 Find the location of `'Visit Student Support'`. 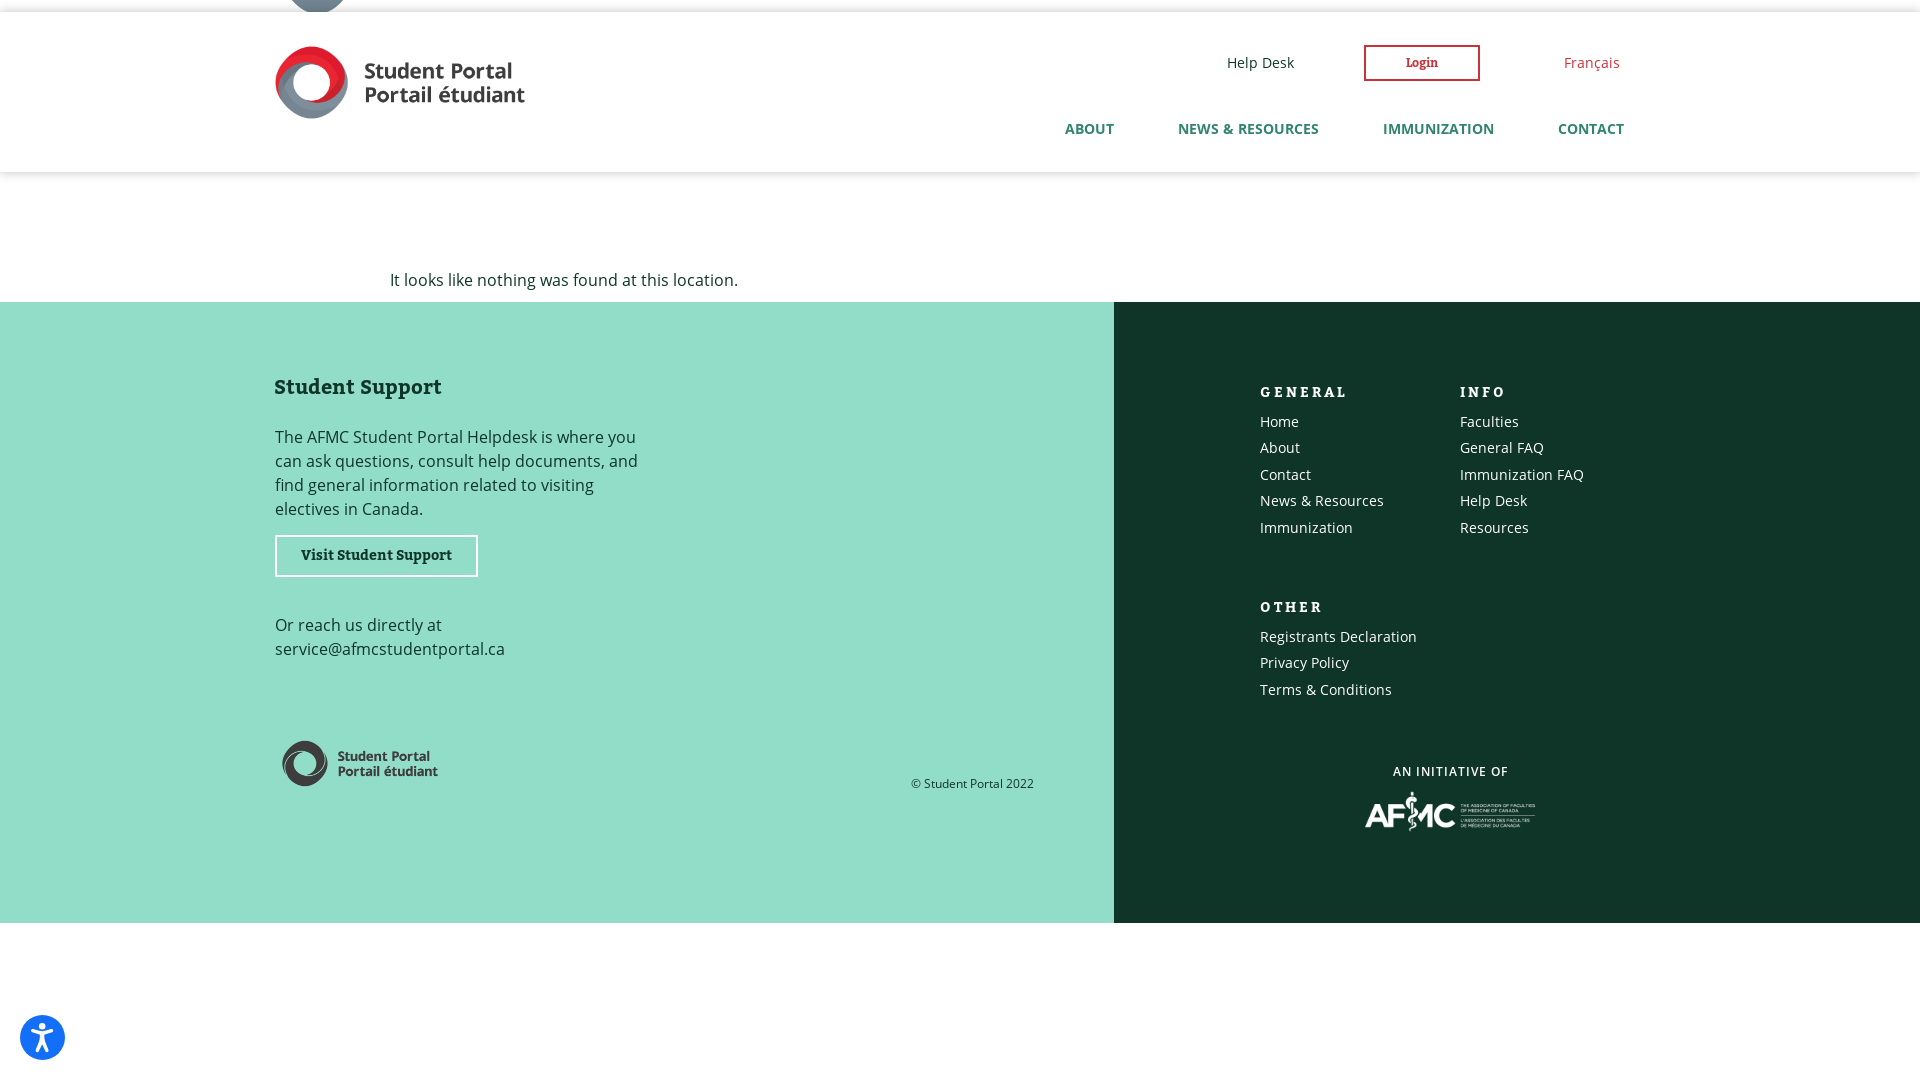

'Visit Student Support' is located at coordinates (376, 555).